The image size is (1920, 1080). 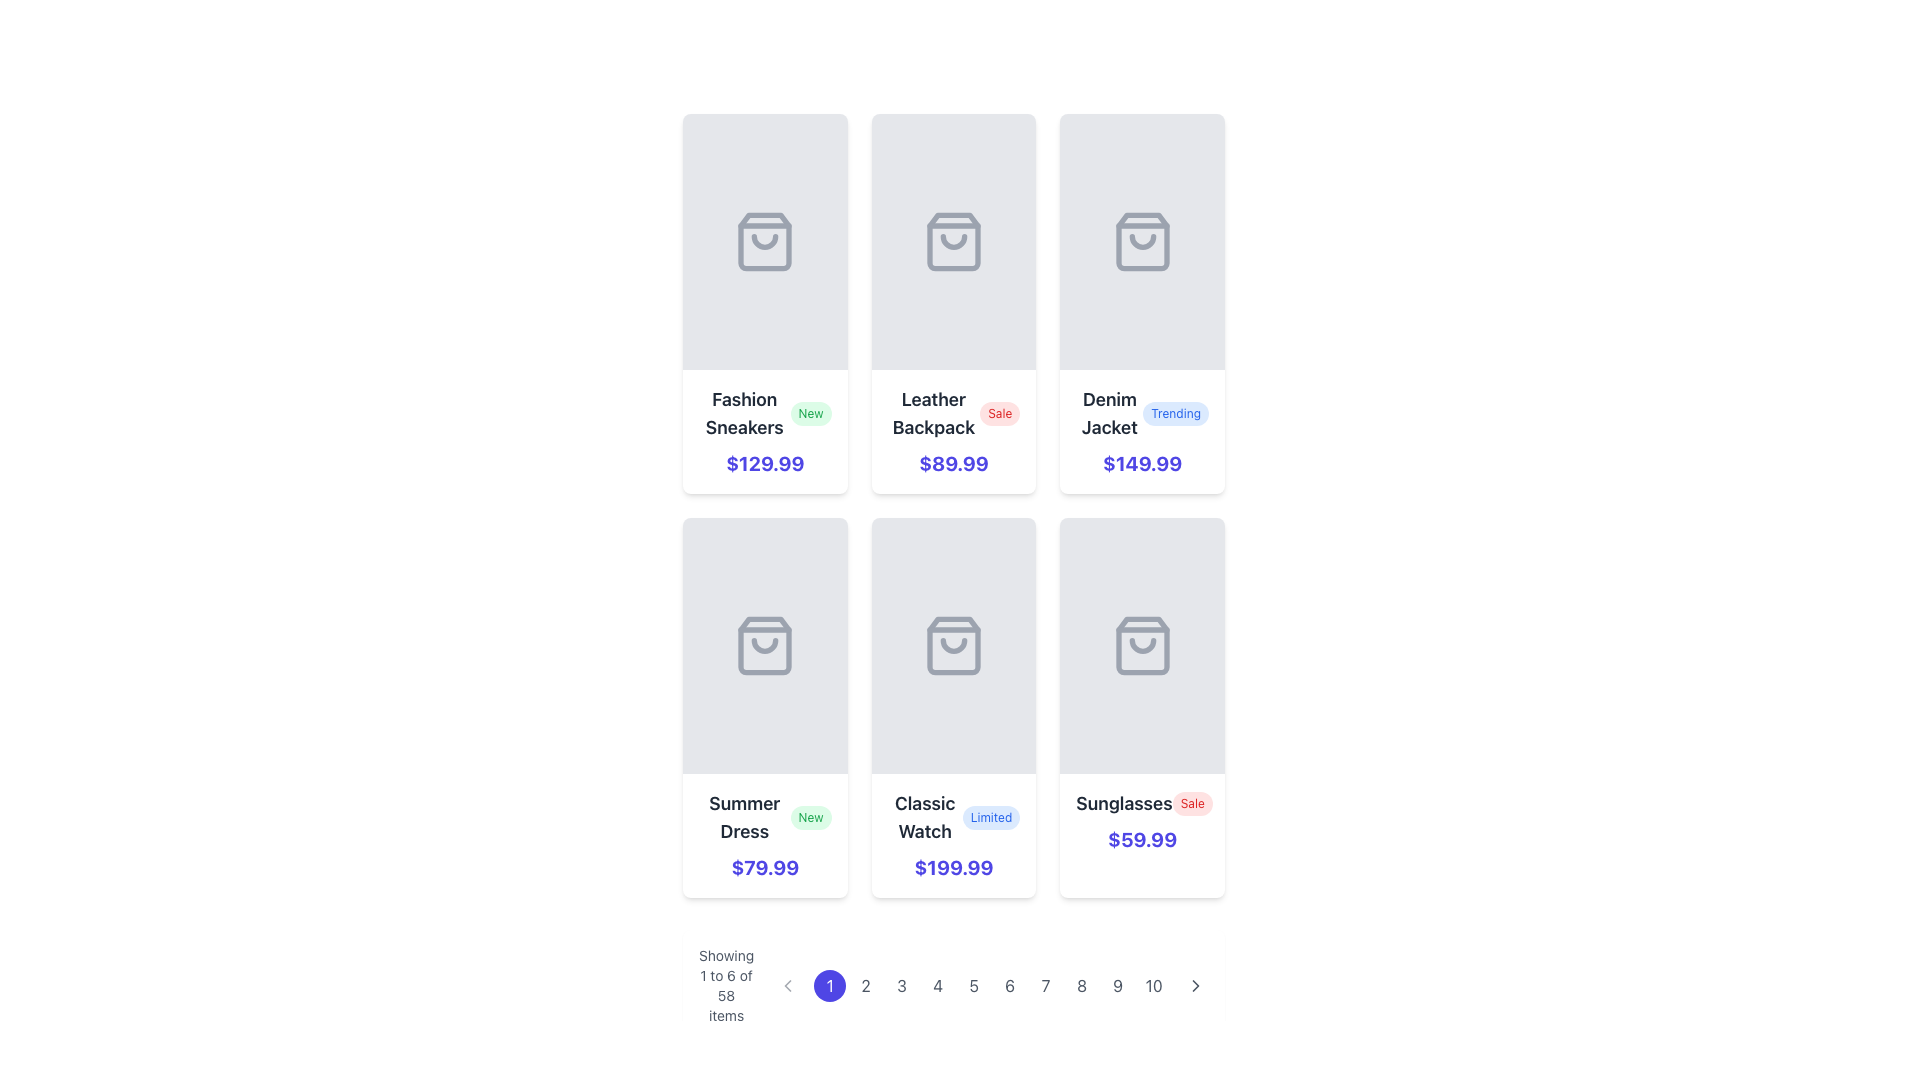 What do you see at coordinates (764, 866) in the screenshot?
I see `the price label displaying '$79.99', which is located at the bottom of the 'Summer Dress' product card, beneath the product title and 'New' label` at bounding box center [764, 866].